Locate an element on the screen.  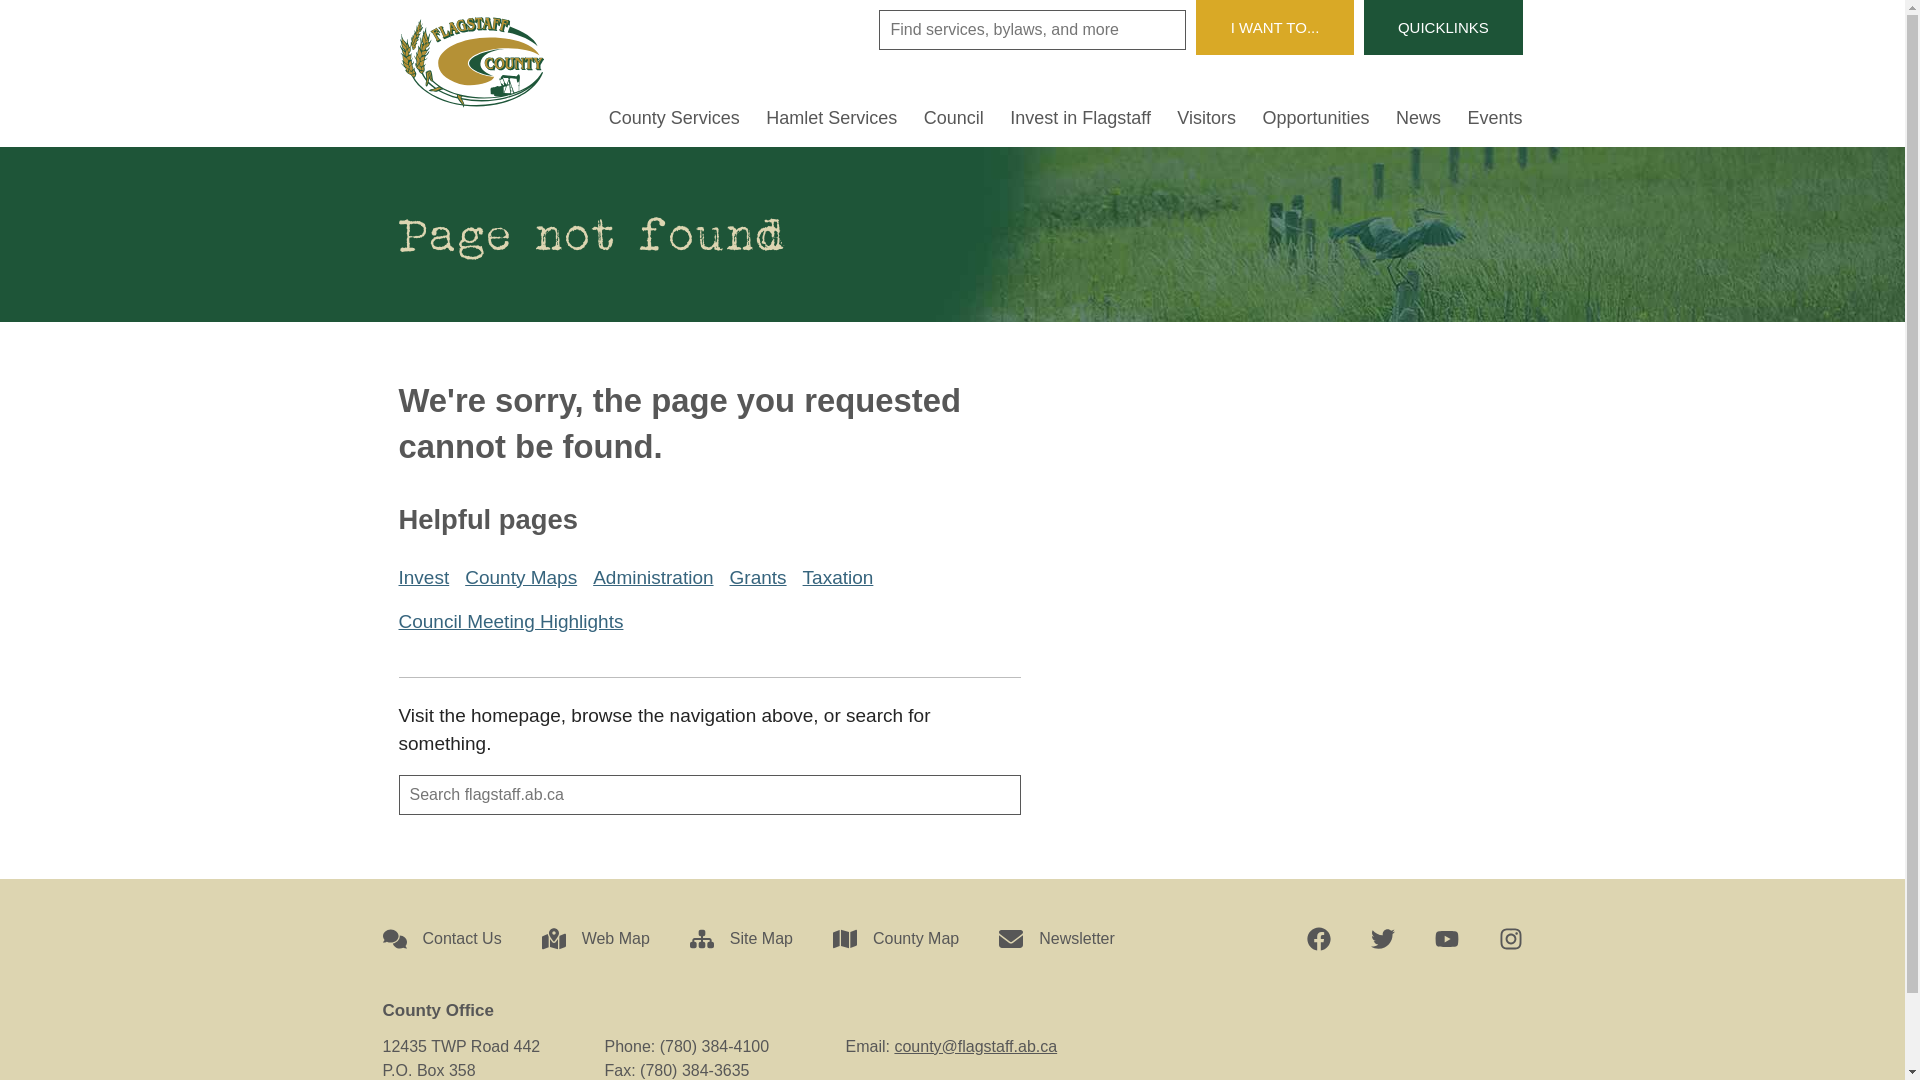
'Newsletter' is located at coordinates (1055, 938).